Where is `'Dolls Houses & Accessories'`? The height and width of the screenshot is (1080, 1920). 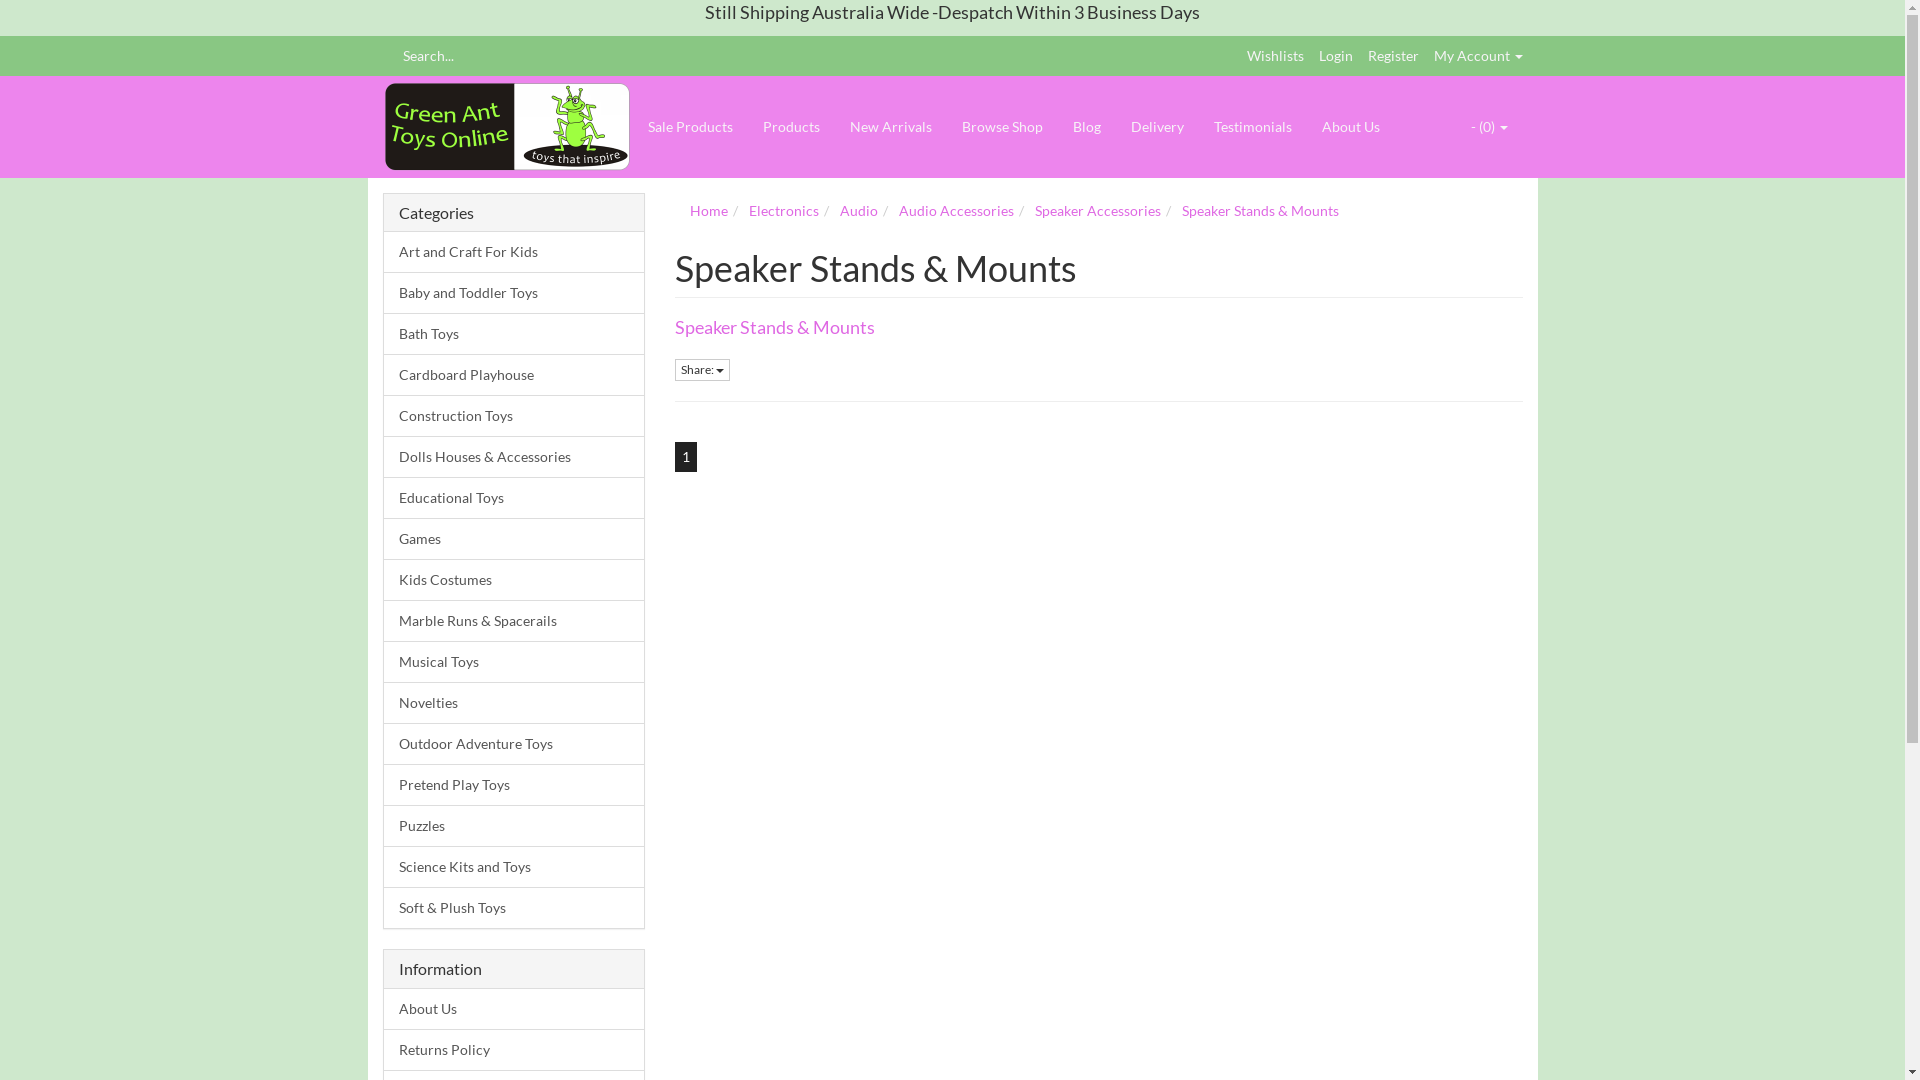
'Dolls Houses & Accessories' is located at coordinates (384, 456).